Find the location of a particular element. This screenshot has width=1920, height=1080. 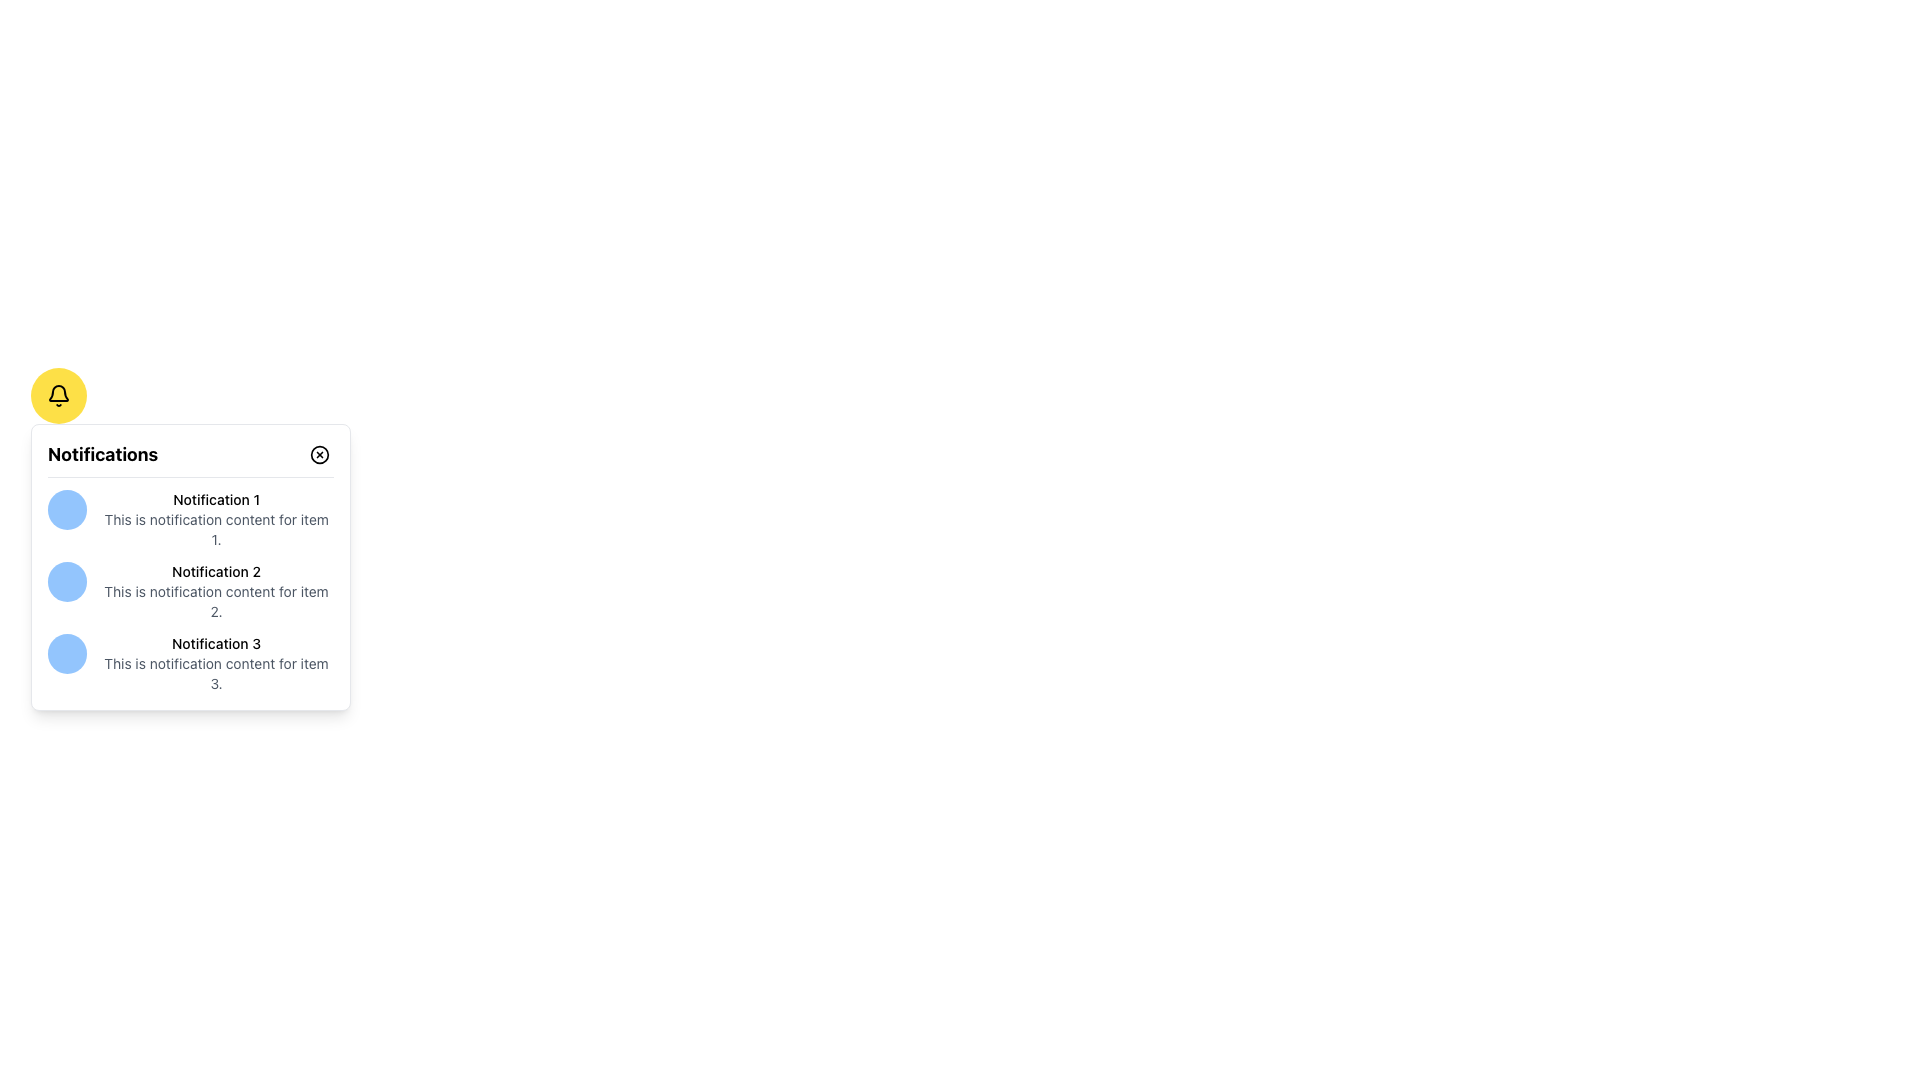

the third notification item in the notification panel, which is located below the second notification and above the fourth notification or empty space is located at coordinates (216, 663).